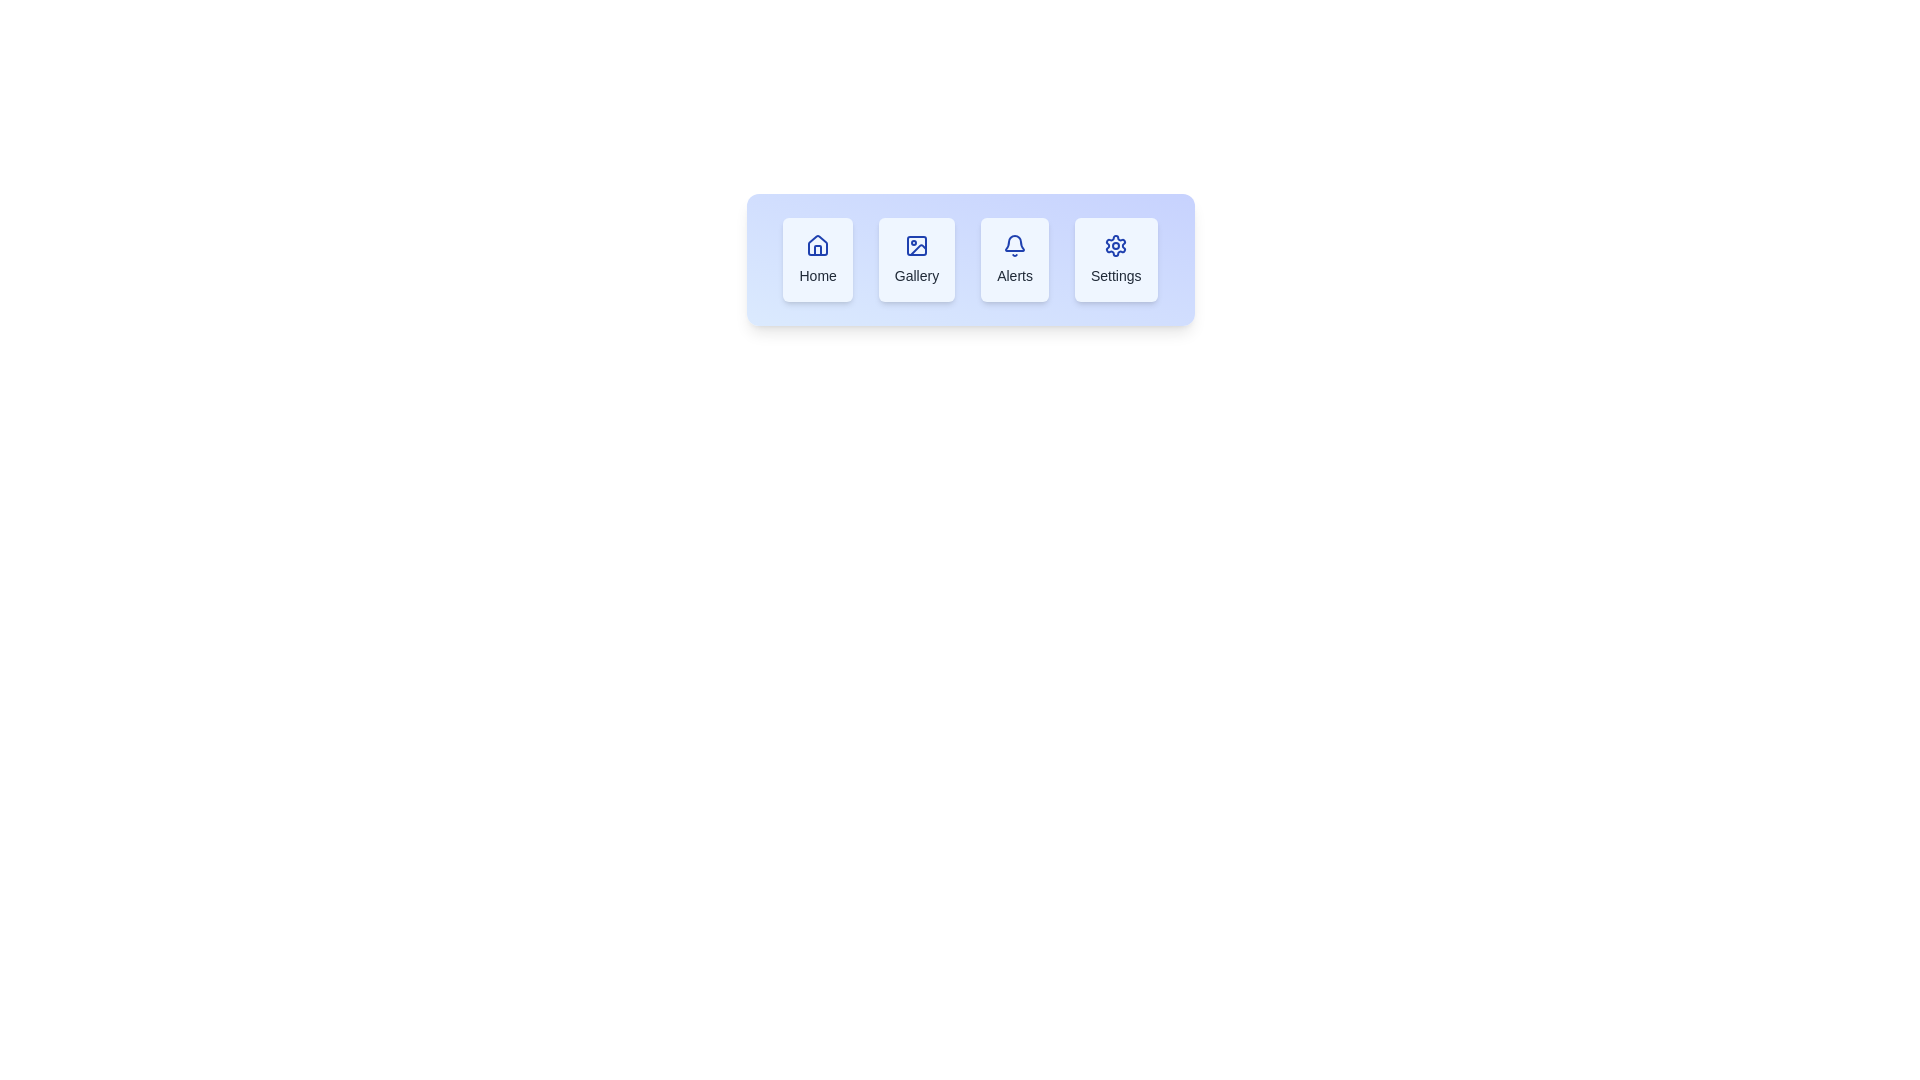 The height and width of the screenshot is (1080, 1920). What do you see at coordinates (818, 245) in the screenshot?
I see `the 'Home' graphic icon, which is the first card on the left in a horizontal set of four cards, visually representing the 'Home' functionality` at bounding box center [818, 245].